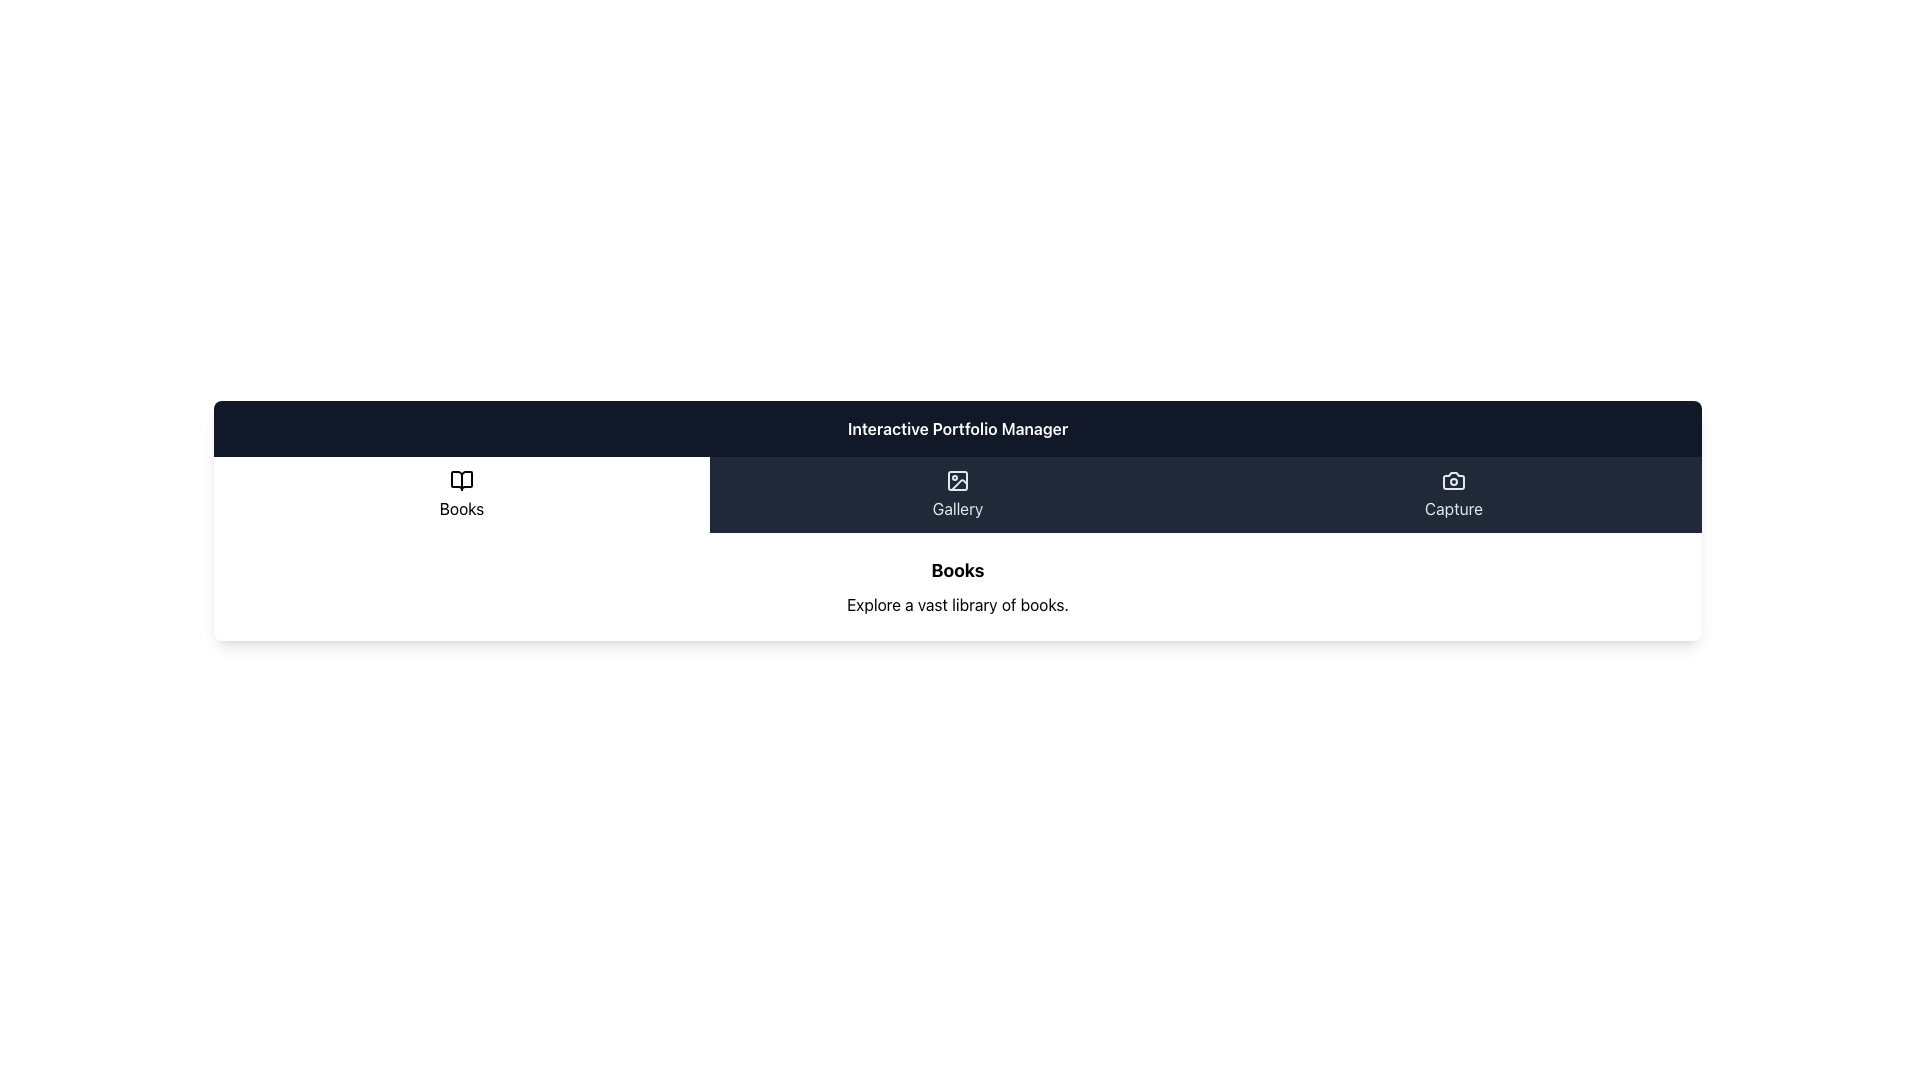 The height and width of the screenshot is (1080, 1920). Describe the element at coordinates (460, 481) in the screenshot. I see `the open book icon located in the top-left section of the navigation bar` at that location.